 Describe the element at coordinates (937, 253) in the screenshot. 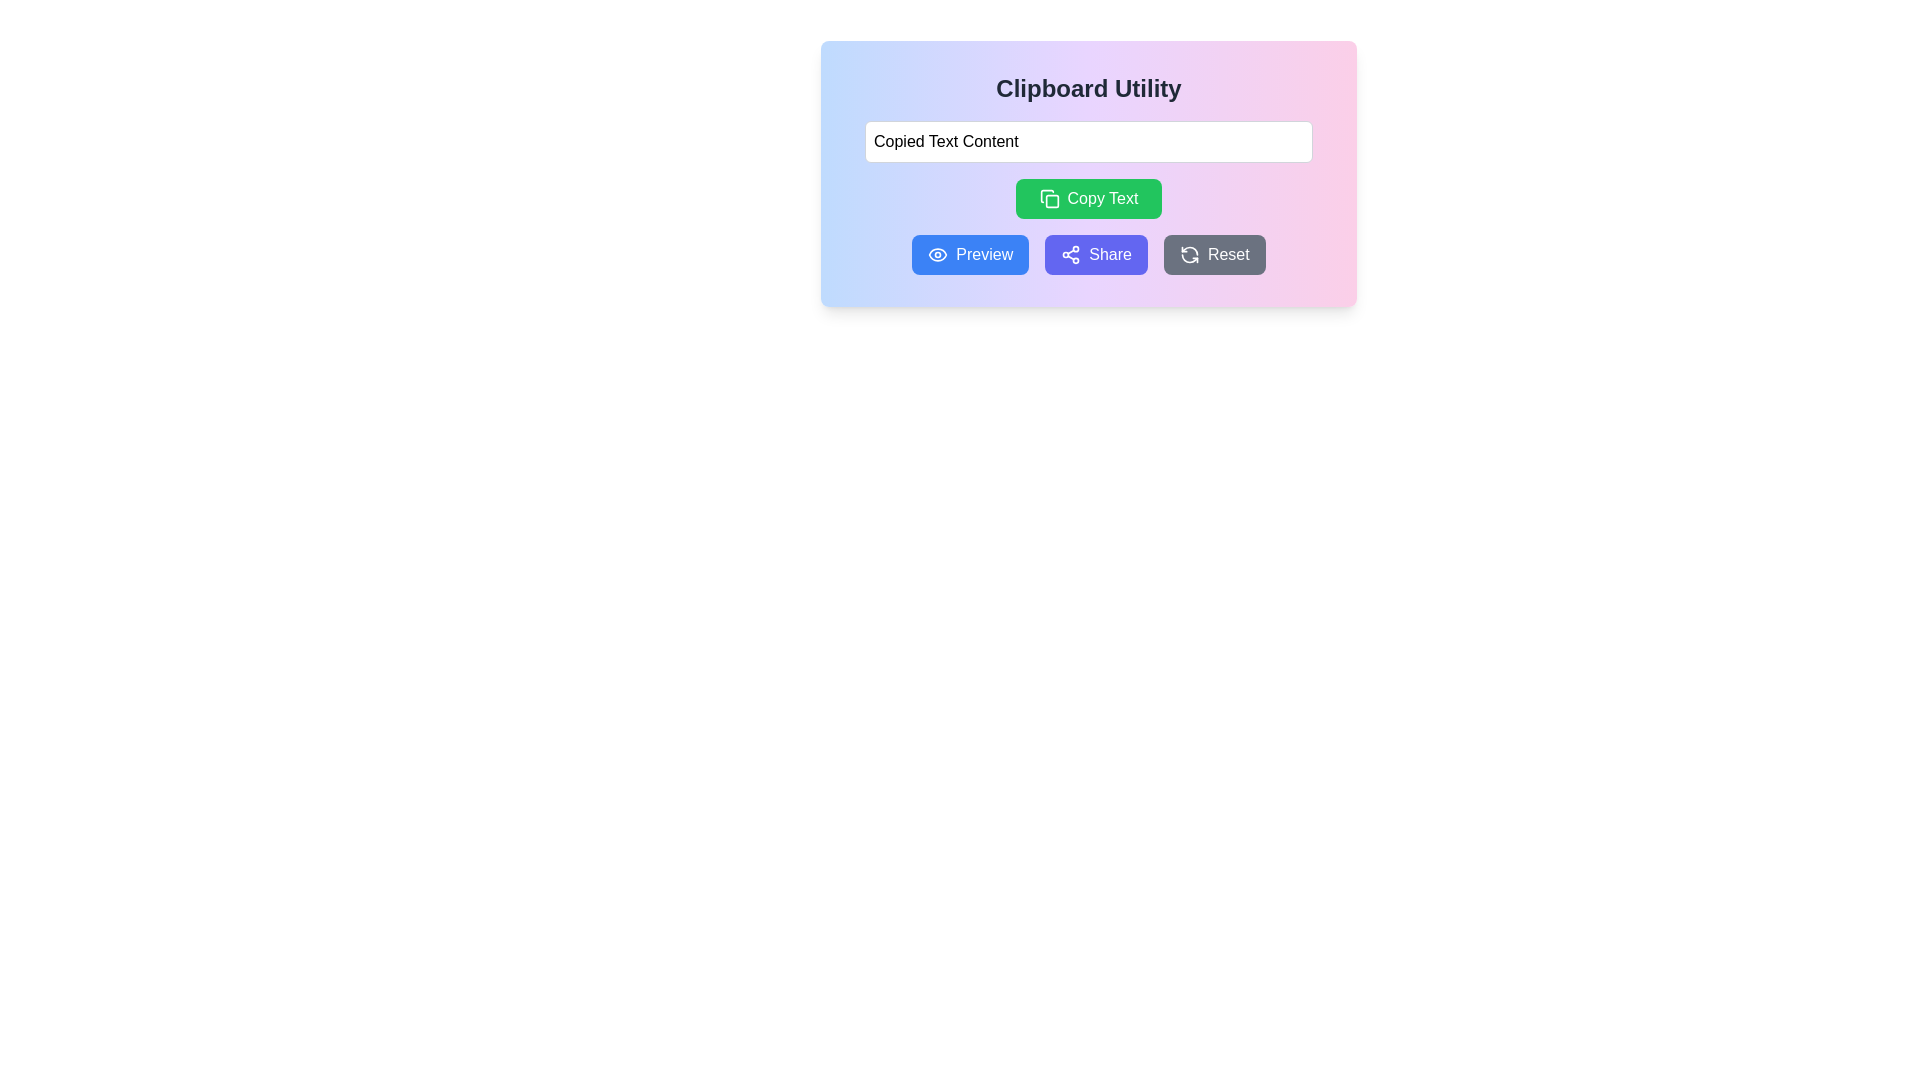

I see `the eye icon located inside the 'Preview' button, which is the first button among the four action buttons below the text input field, to receive potential visual feedback` at that location.